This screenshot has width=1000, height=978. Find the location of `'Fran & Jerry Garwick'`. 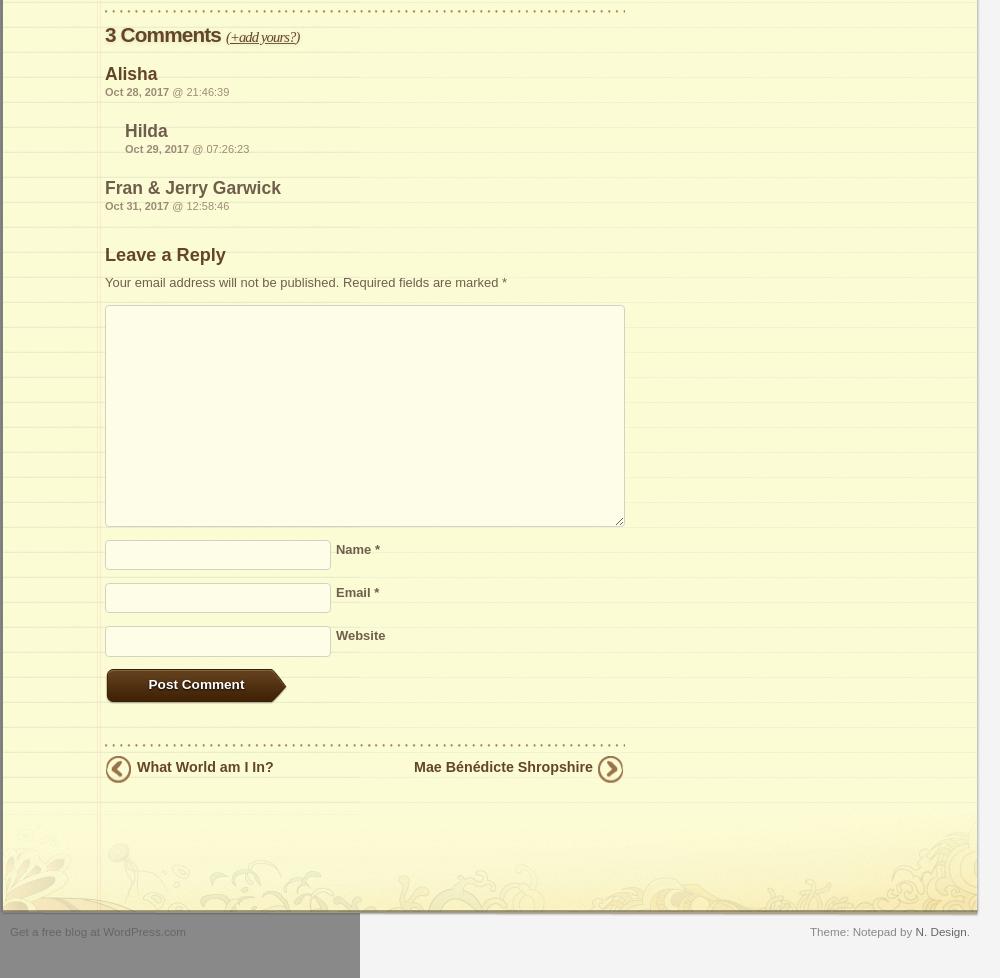

'Fran & Jerry Garwick' is located at coordinates (104, 186).